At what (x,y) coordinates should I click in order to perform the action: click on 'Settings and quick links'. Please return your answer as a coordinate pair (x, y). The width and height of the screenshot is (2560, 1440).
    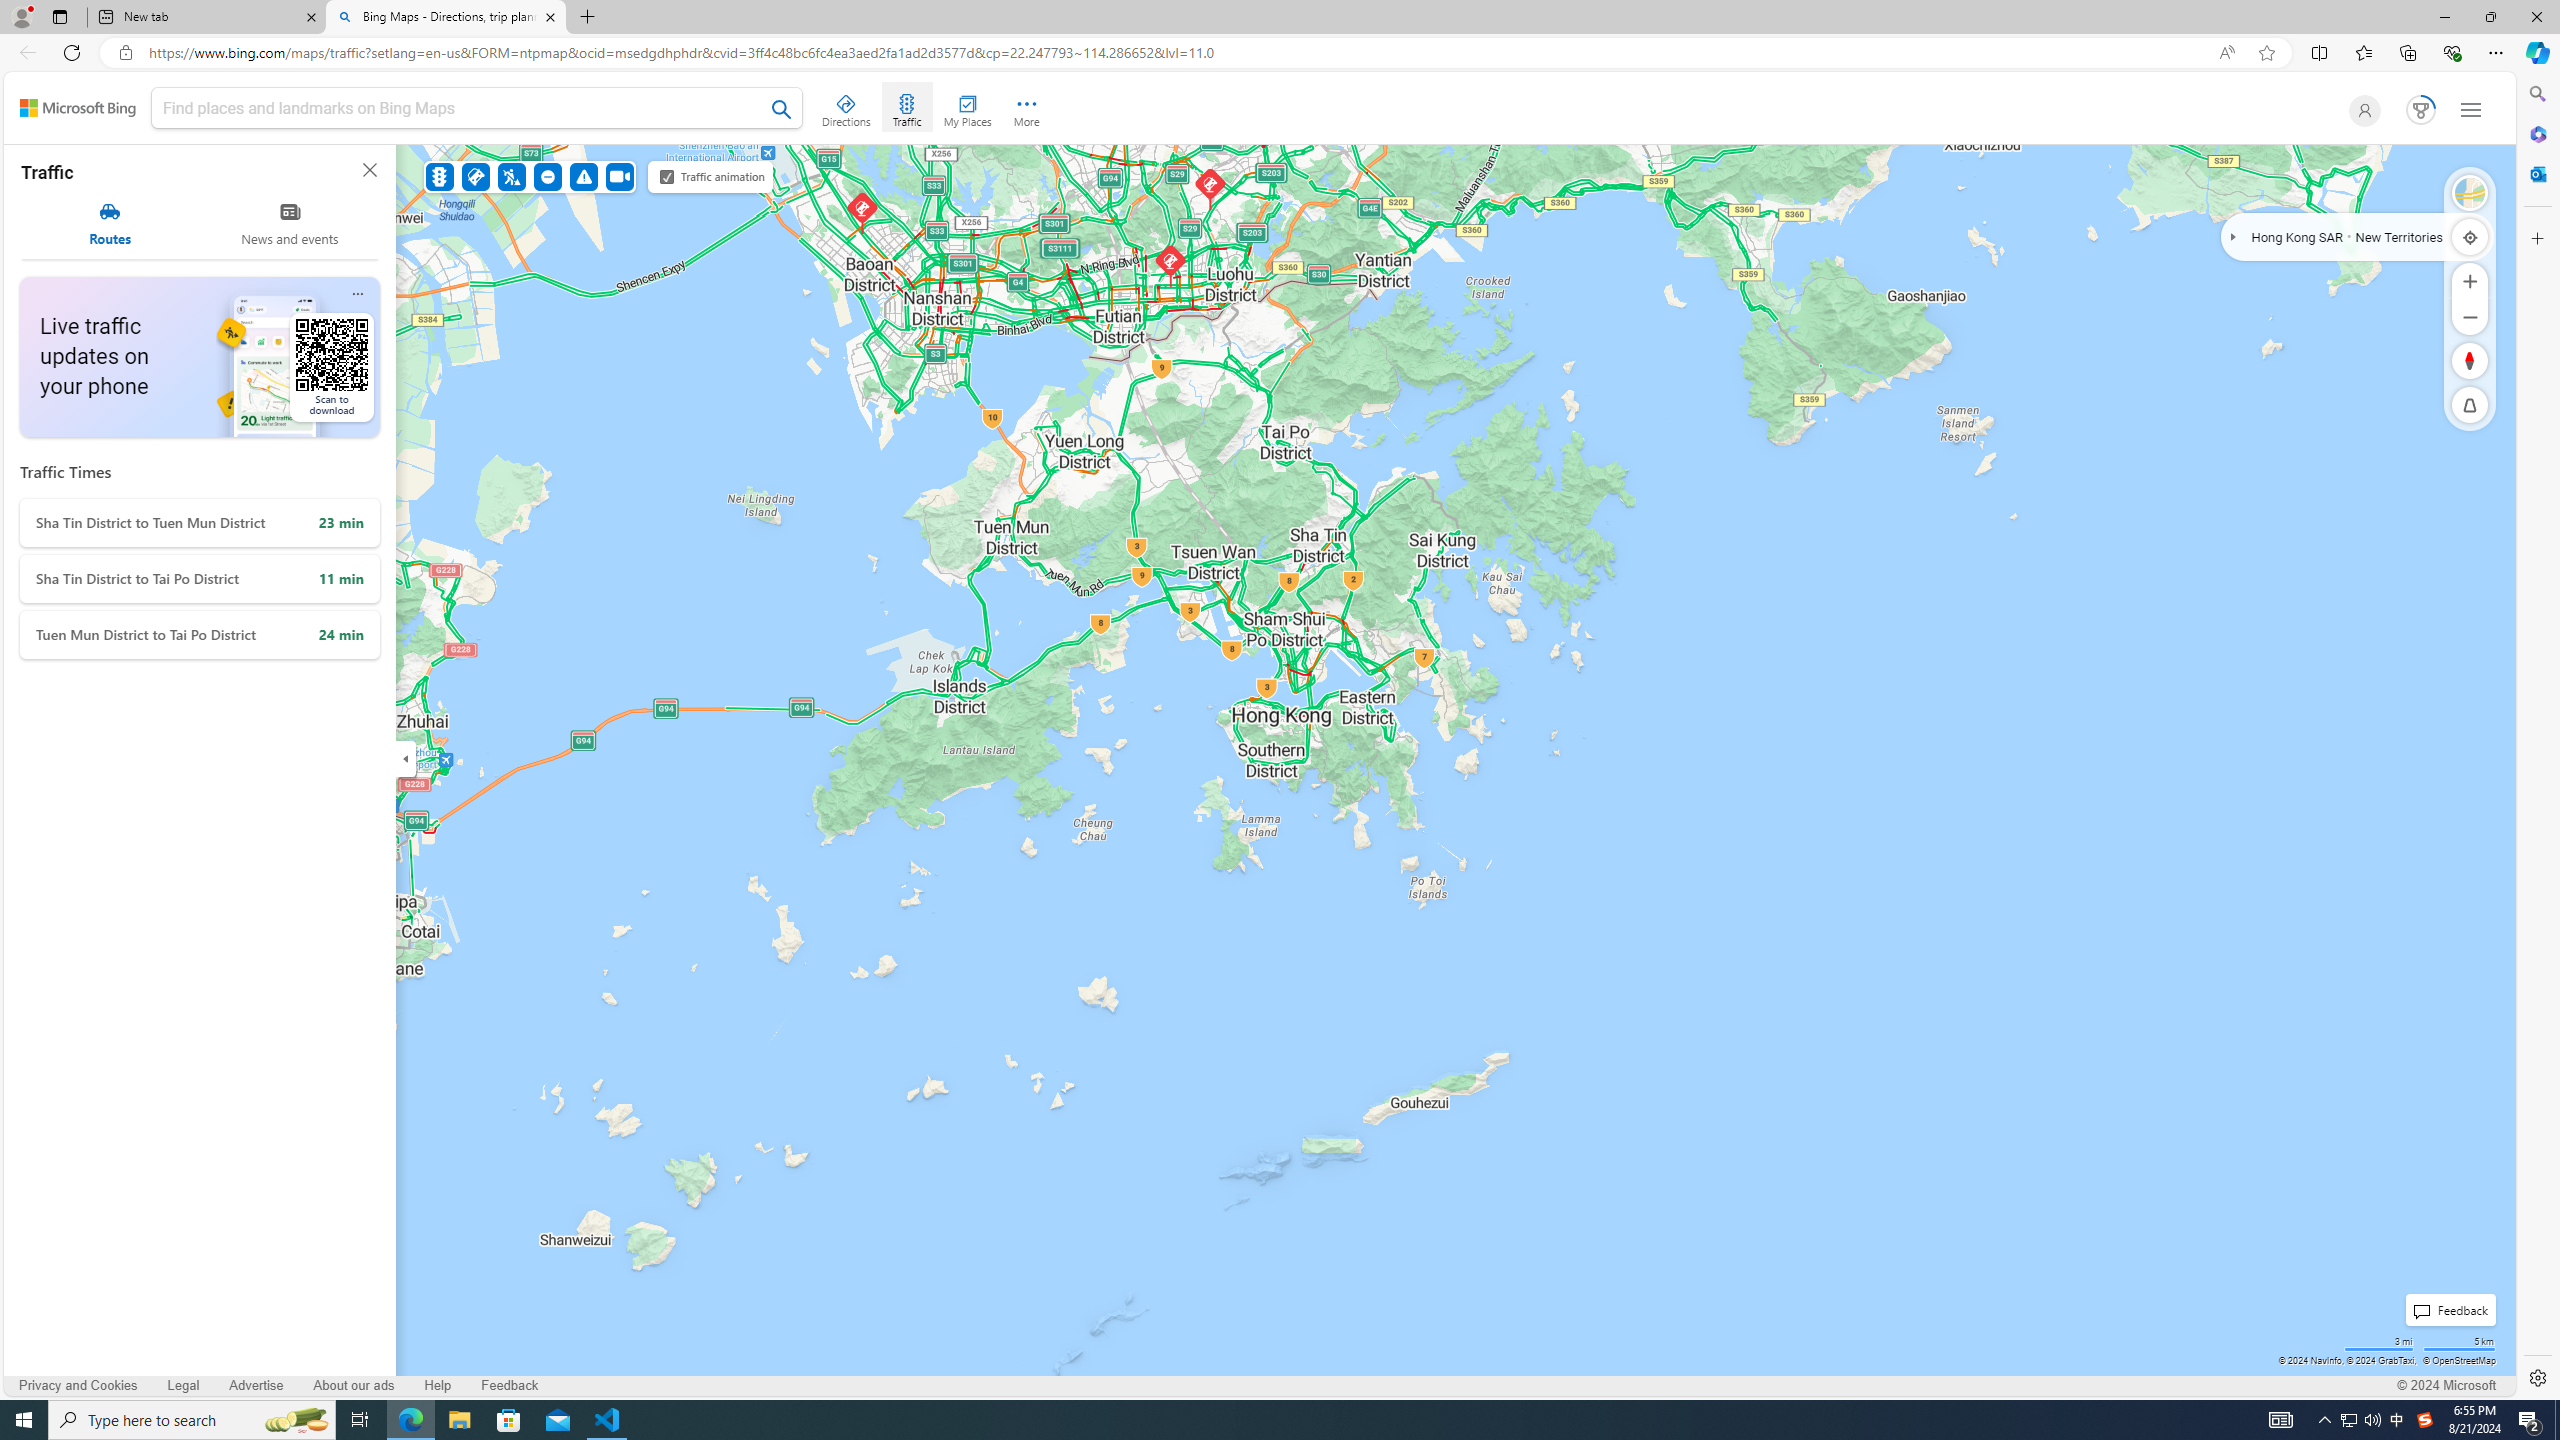
    Looking at the image, I should click on (2470, 110).